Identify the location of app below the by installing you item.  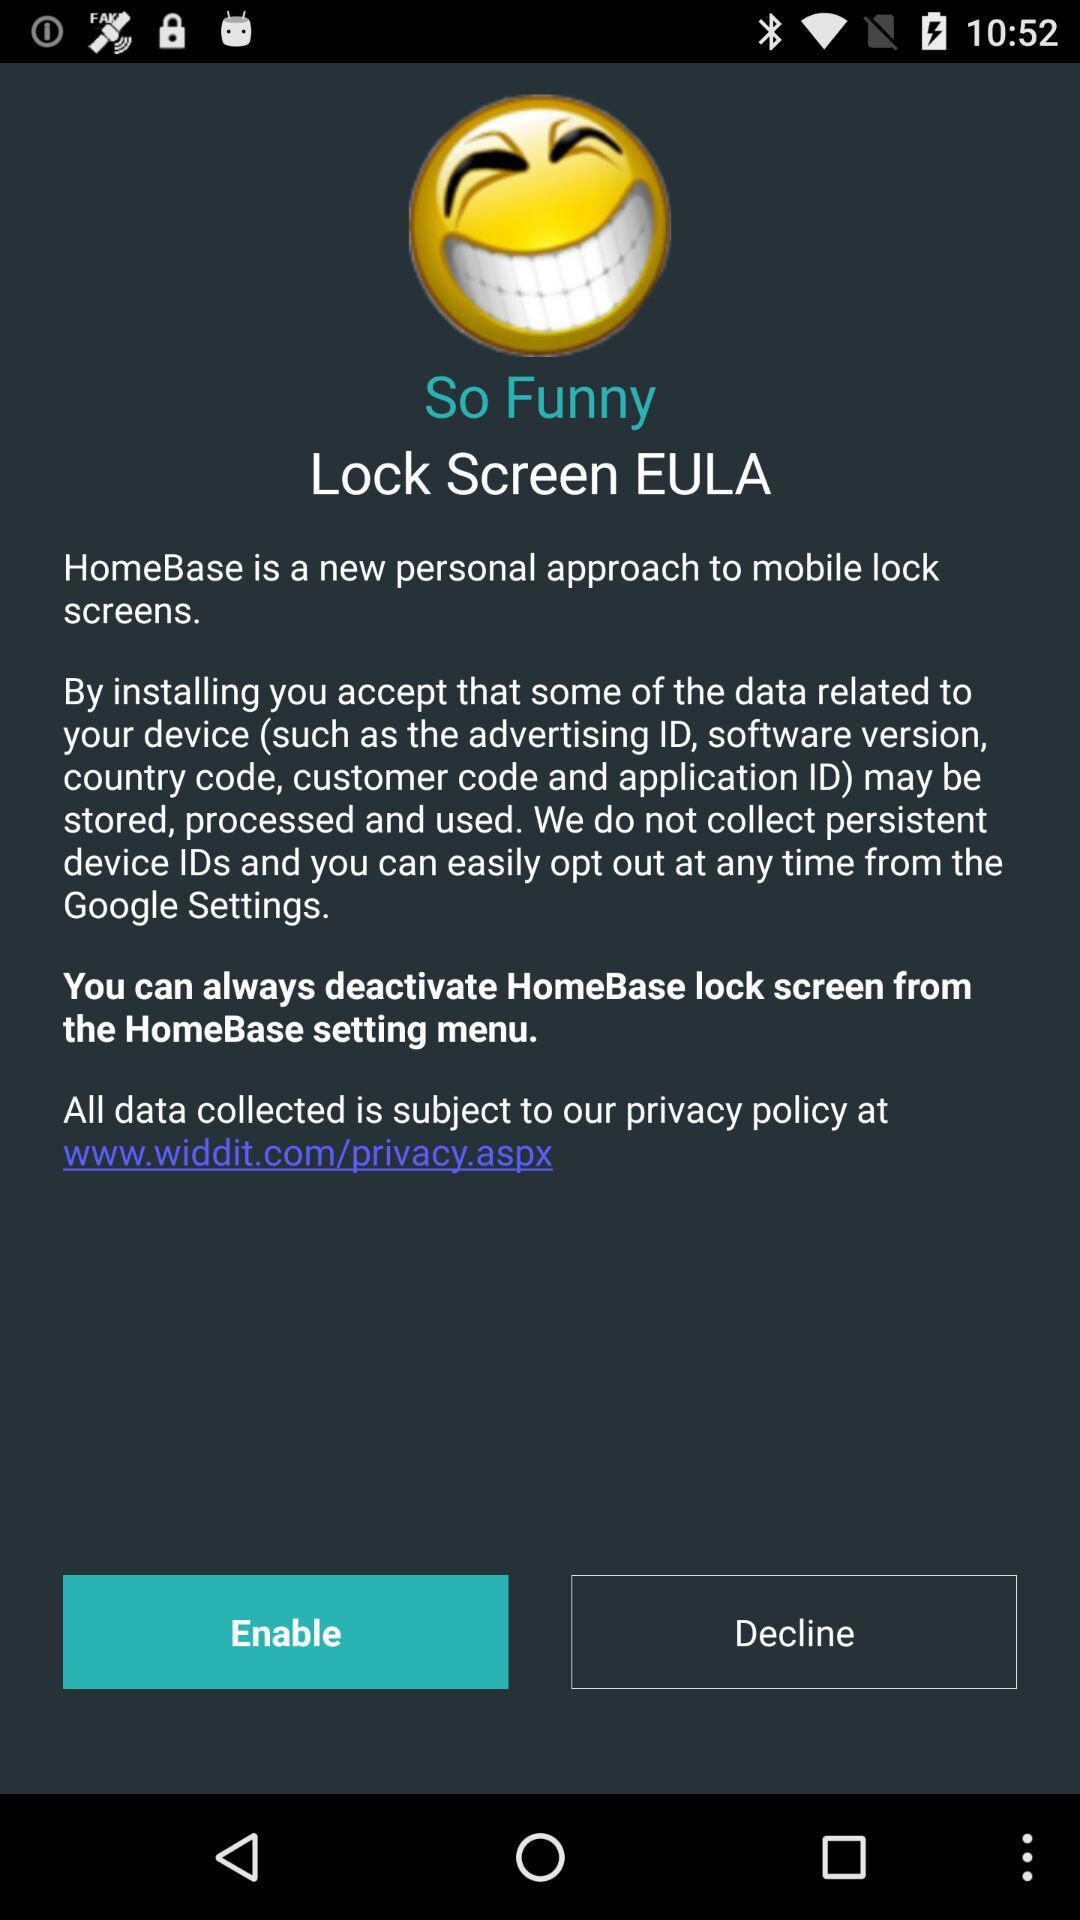
(540, 1006).